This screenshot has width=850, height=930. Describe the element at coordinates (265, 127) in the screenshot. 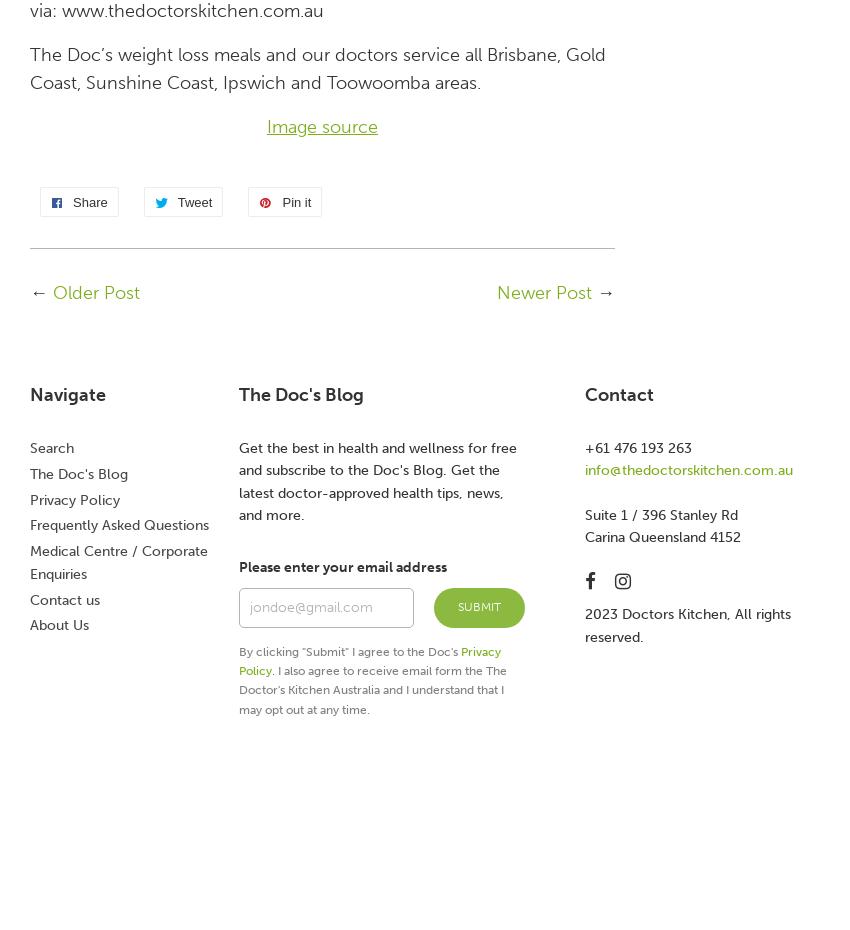

I see `'Image source'` at that location.